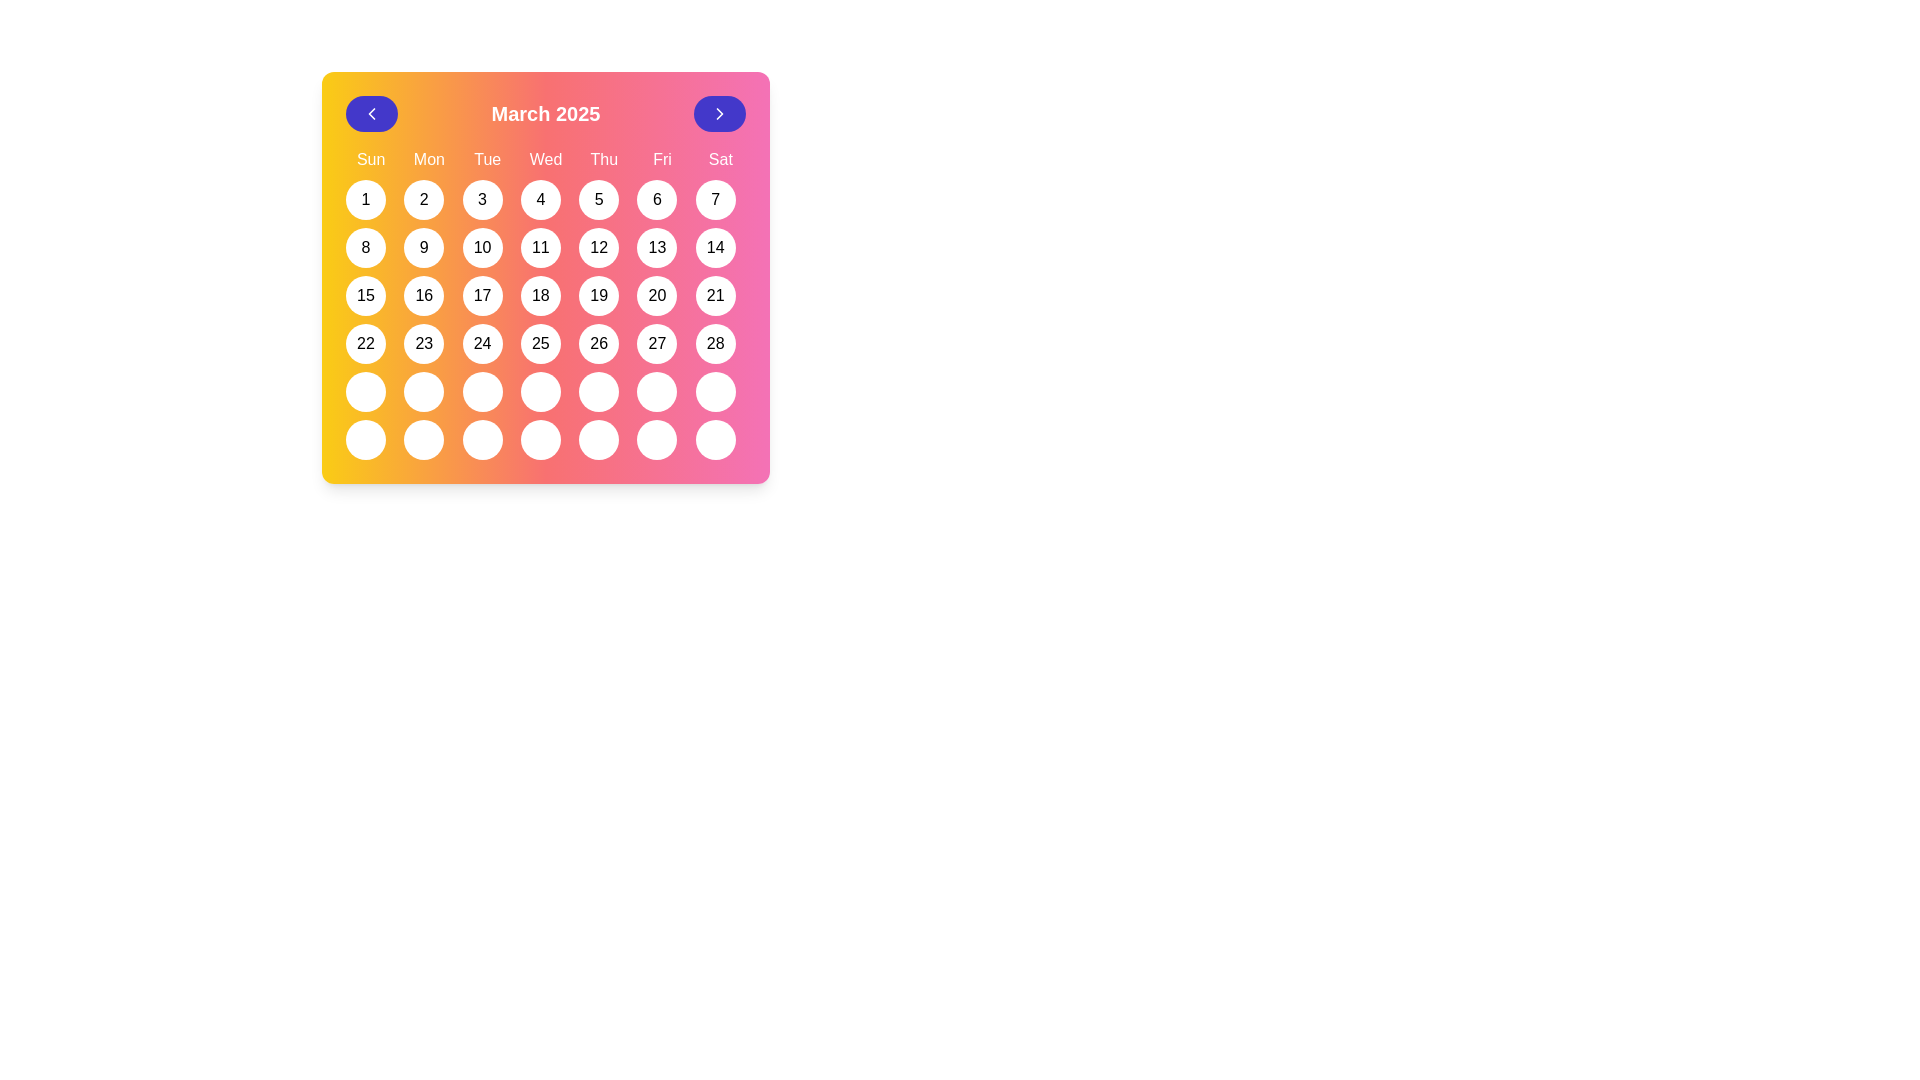 The height and width of the screenshot is (1080, 1920). Describe the element at coordinates (540, 392) in the screenshot. I see `the interactive calendar button located in the fifth column of the sixth row under 'Thu'` at that location.